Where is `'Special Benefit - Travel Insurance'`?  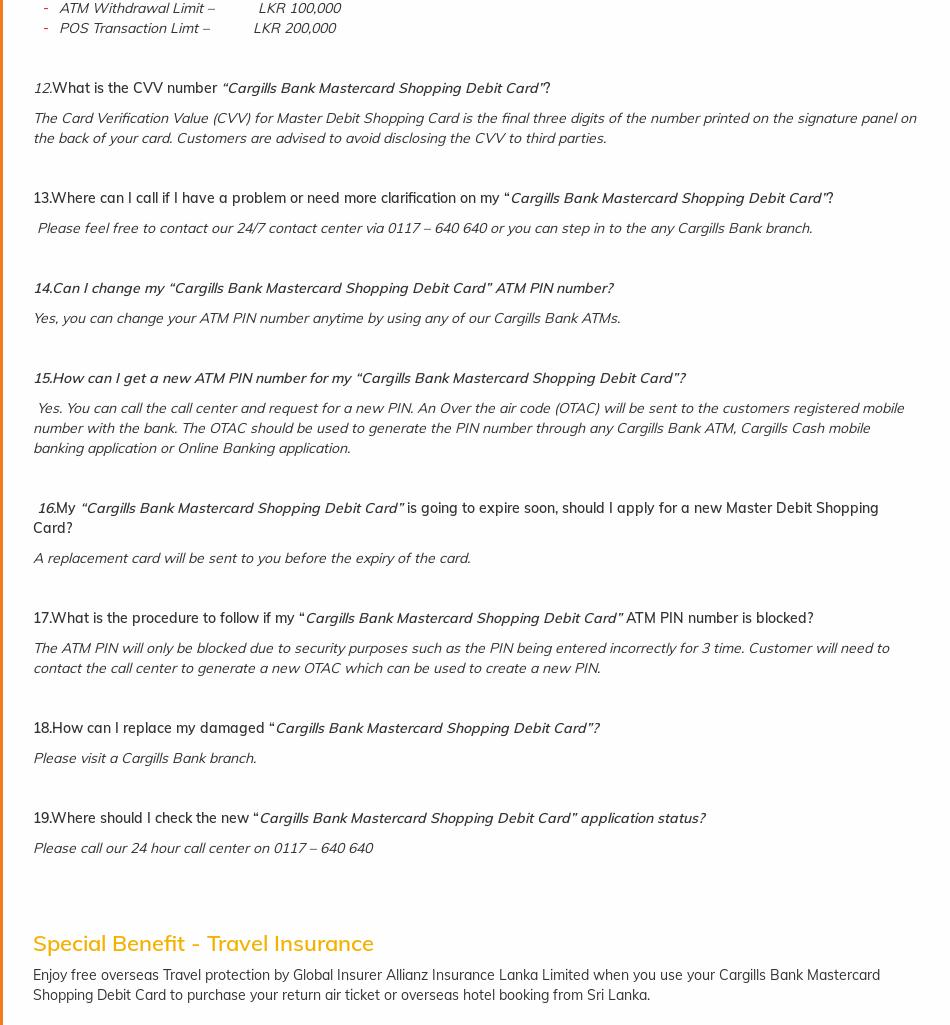
'Special Benefit - Travel Insurance' is located at coordinates (203, 943).